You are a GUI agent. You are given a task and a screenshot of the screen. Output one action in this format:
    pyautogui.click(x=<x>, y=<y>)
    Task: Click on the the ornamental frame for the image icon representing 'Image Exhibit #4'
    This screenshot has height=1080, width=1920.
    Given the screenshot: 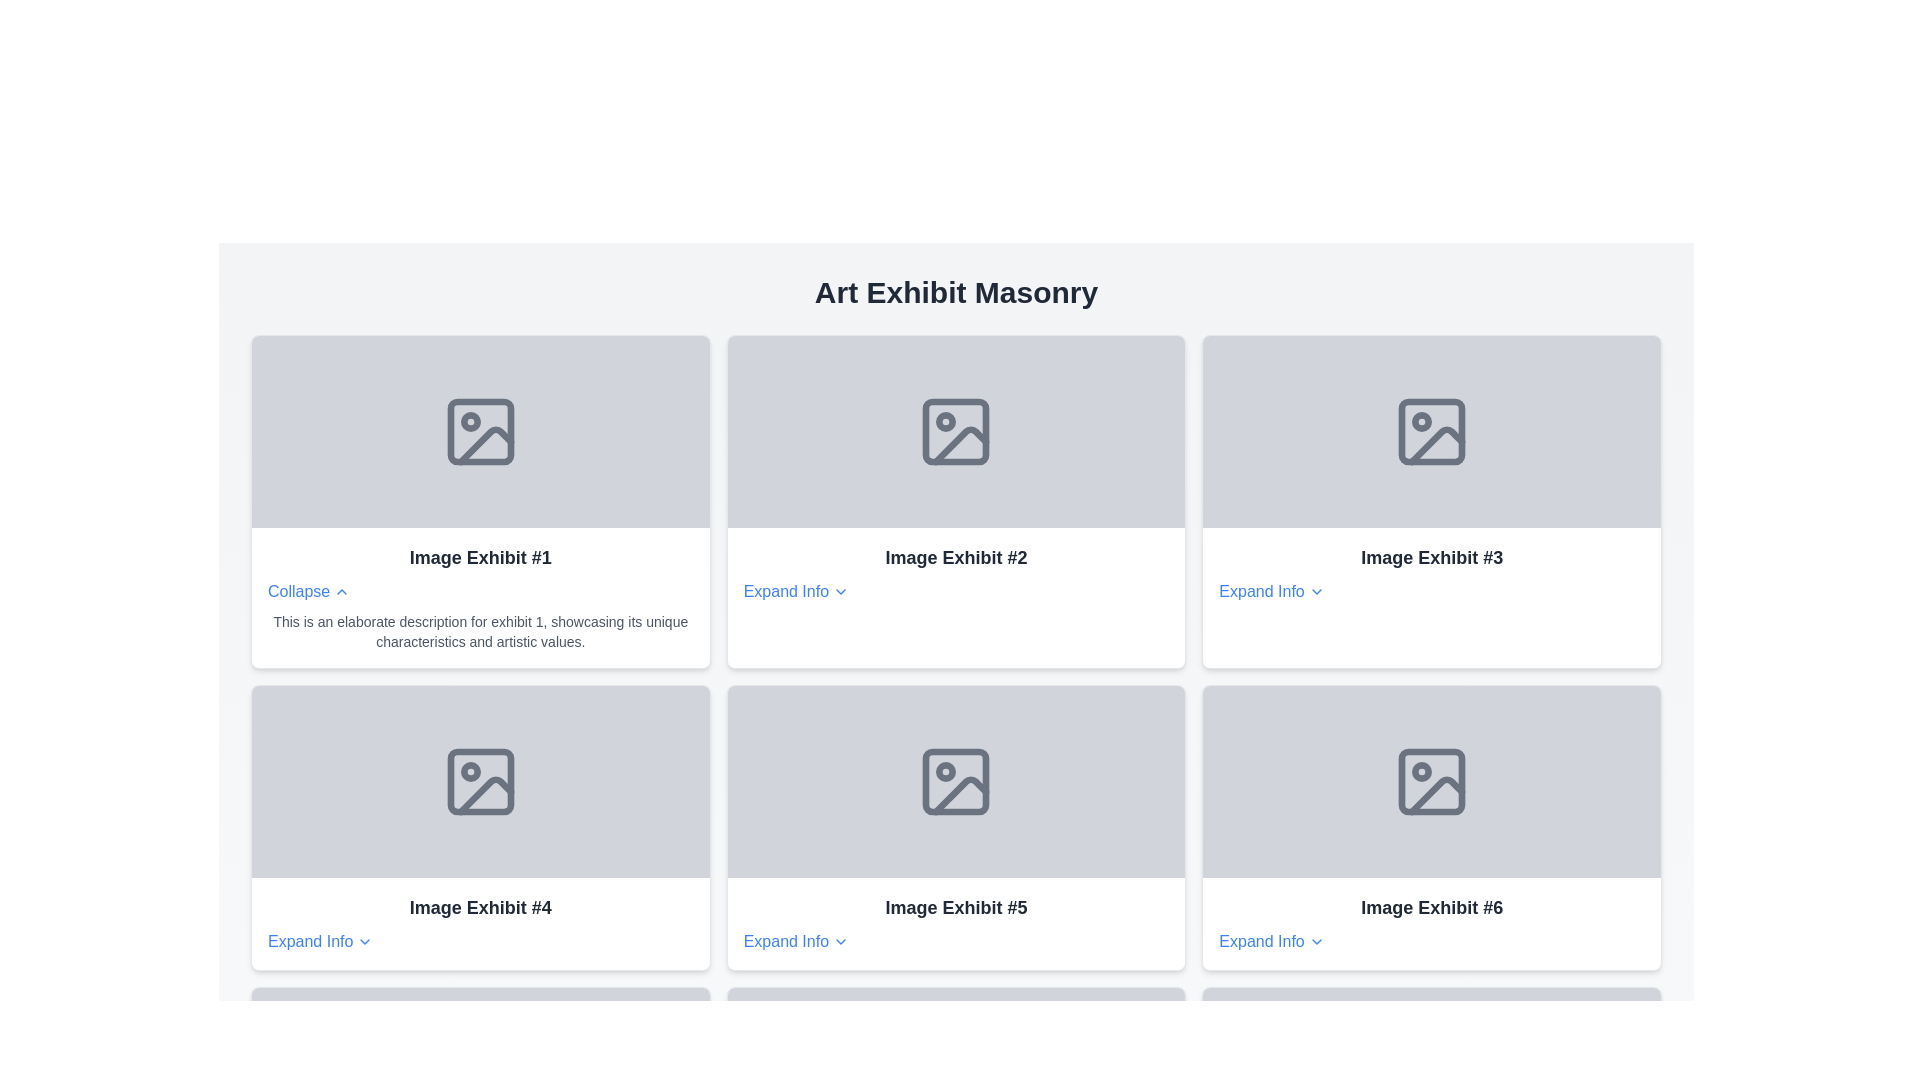 What is the action you would take?
    pyautogui.click(x=480, y=781)
    